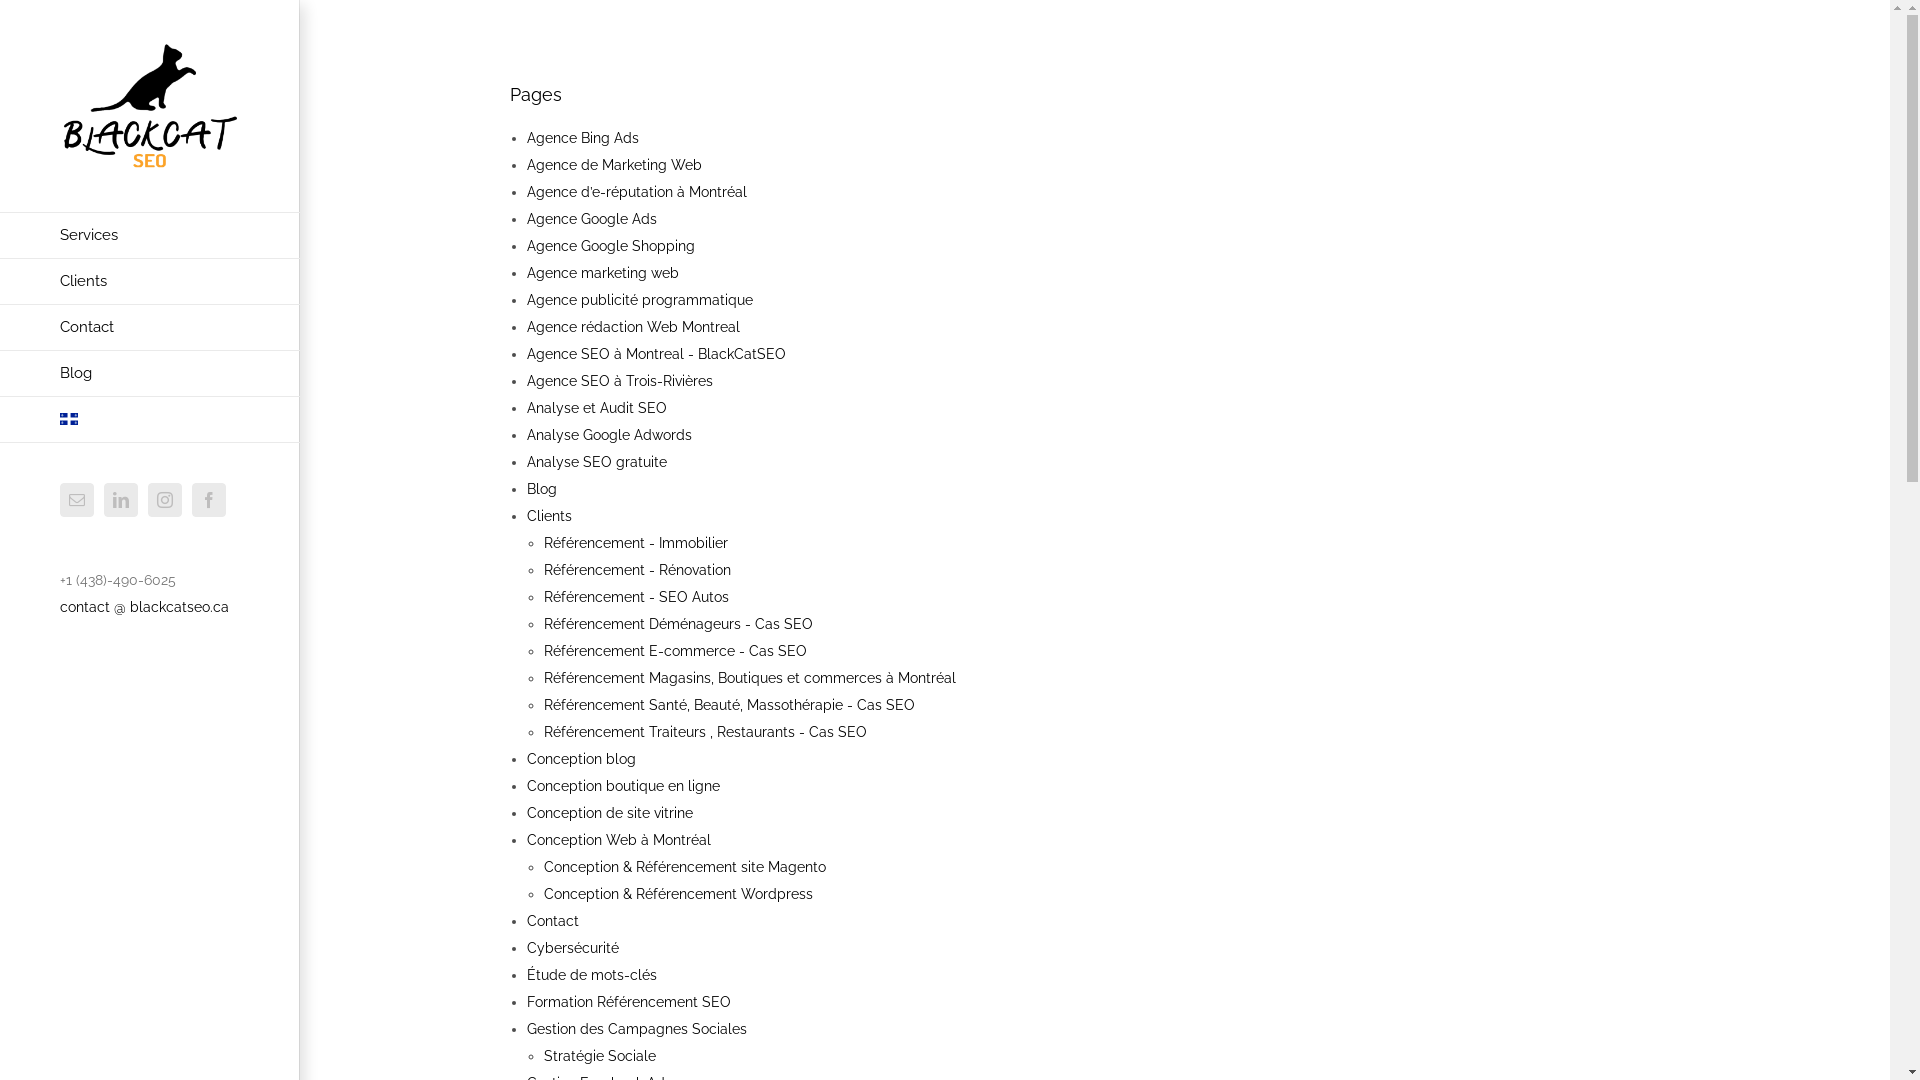  Describe the element at coordinates (552, 921) in the screenshot. I see `'Contact'` at that location.